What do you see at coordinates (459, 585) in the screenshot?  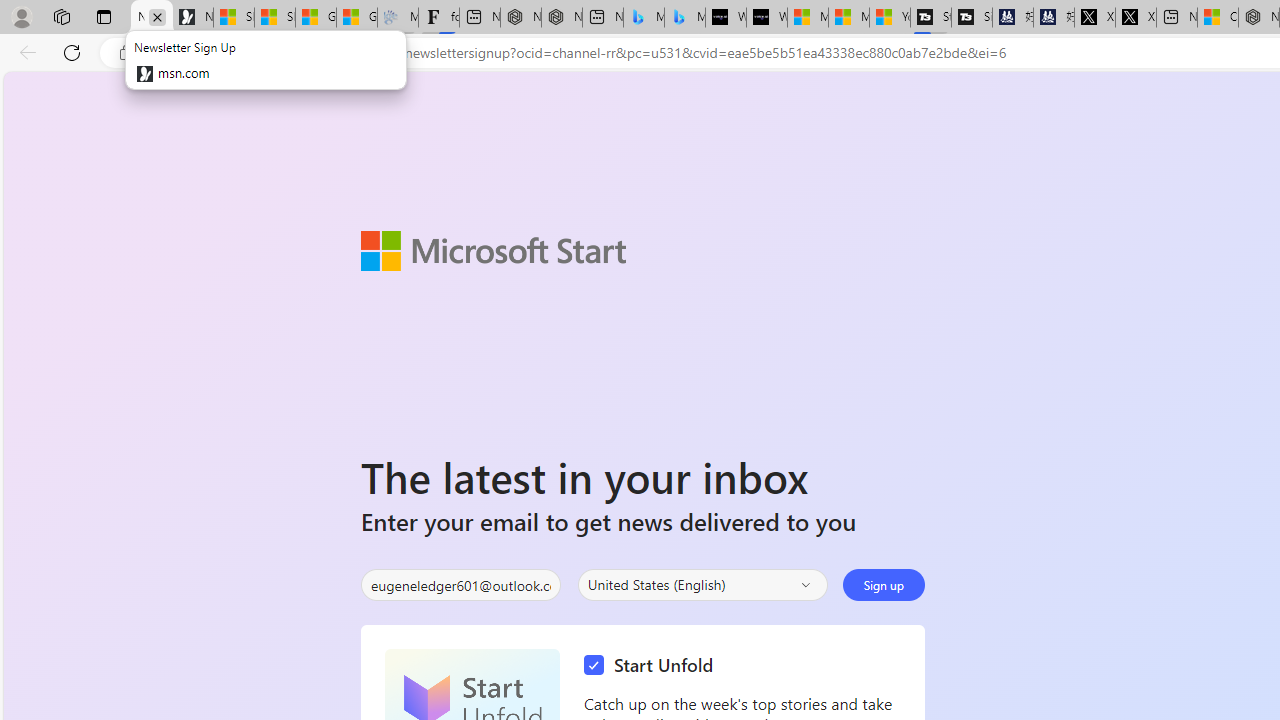 I see `'Enter your email'` at bounding box center [459, 585].